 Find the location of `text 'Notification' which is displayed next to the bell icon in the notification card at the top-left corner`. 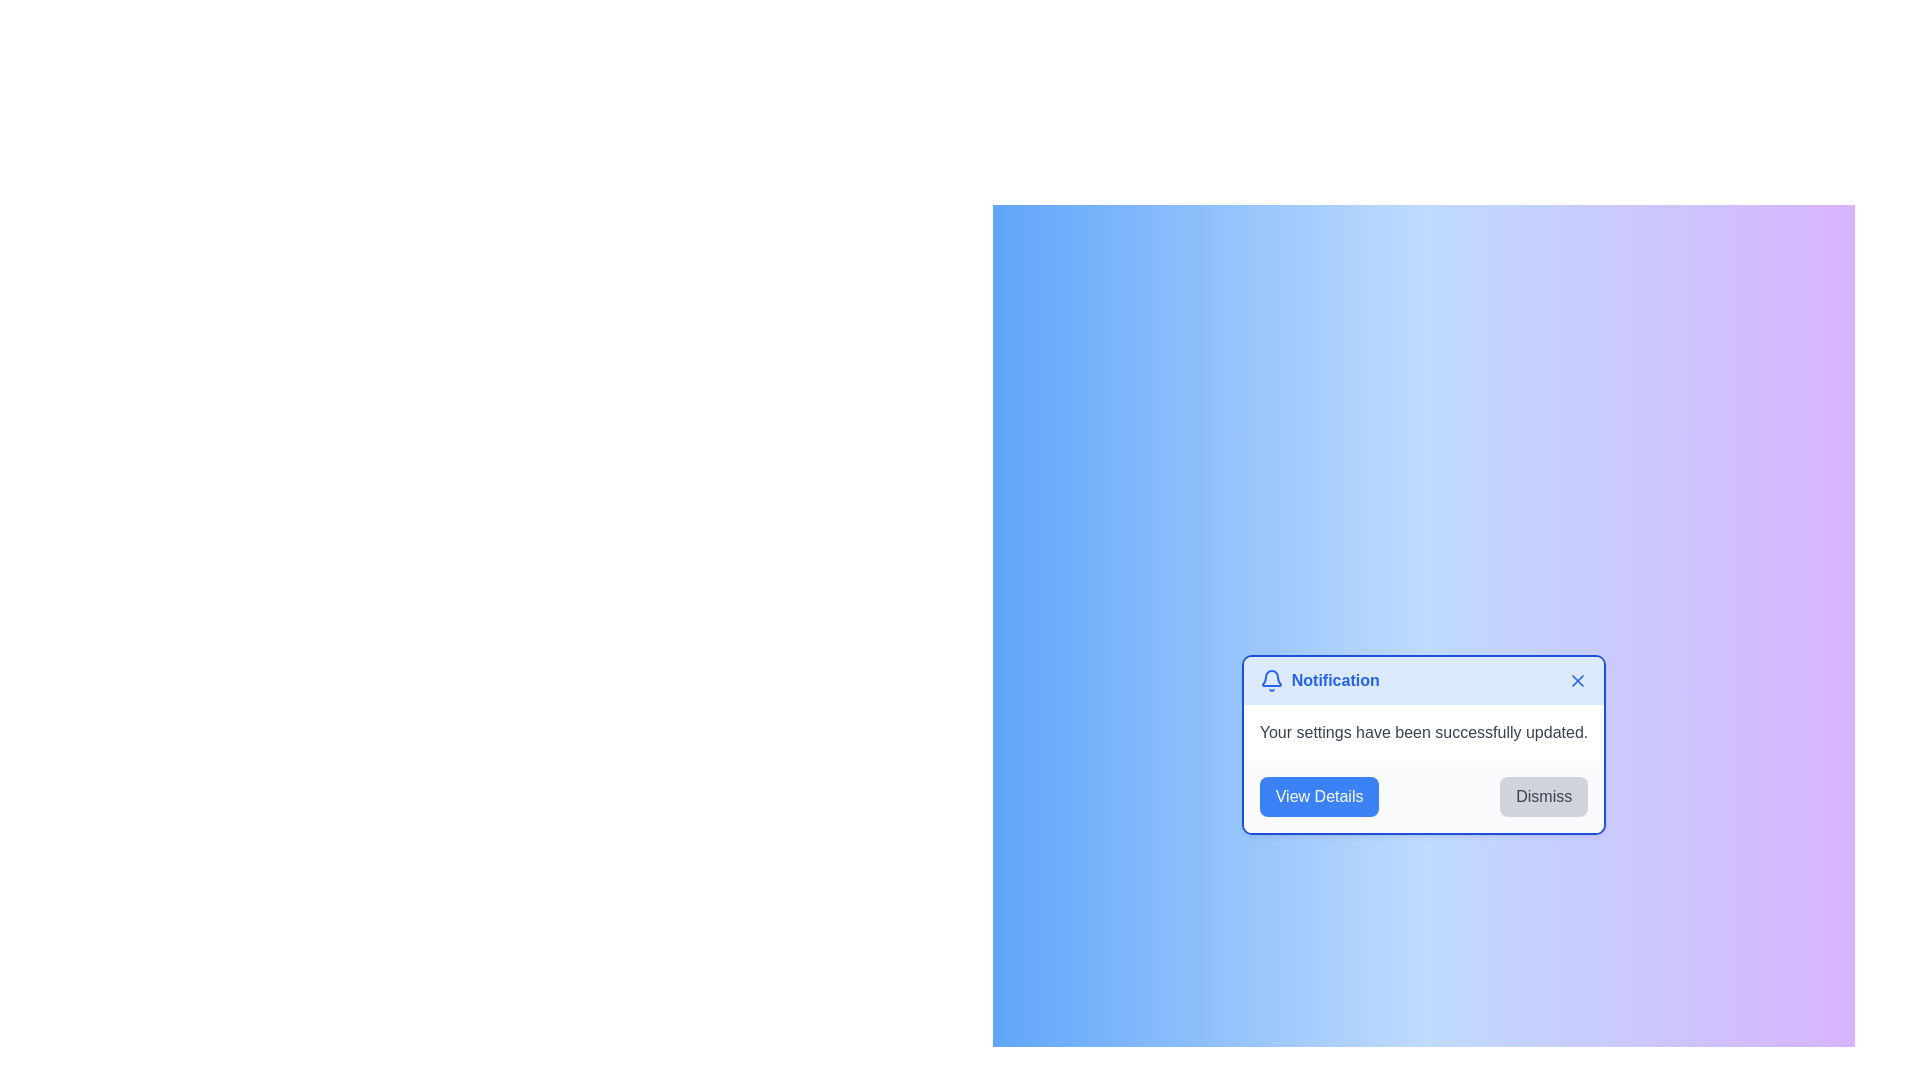

text 'Notification' which is displayed next to the bell icon in the notification card at the top-left corner is located at coordinates (1319, 680).